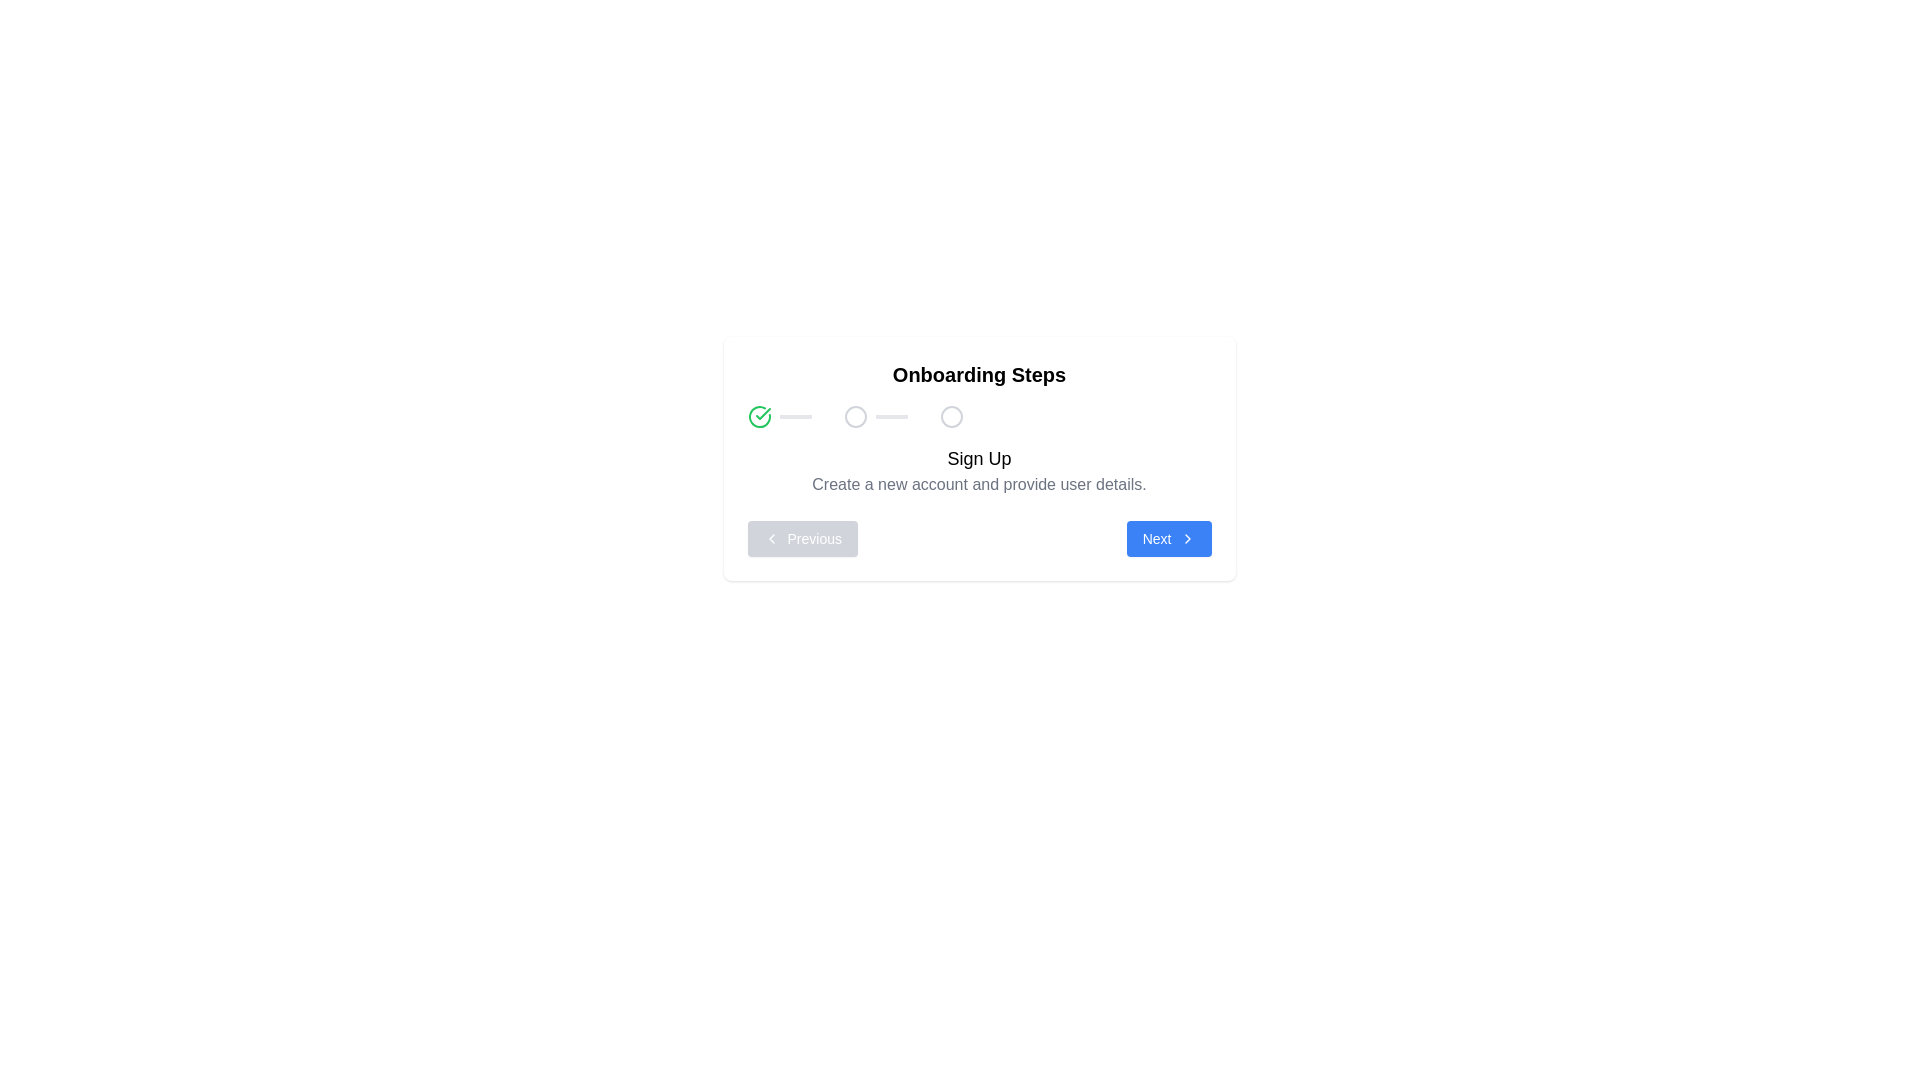  I want to click on the visual status indicator (progress bar segment) which is a narrow rectangular bar with a light gray background, positioned immediately to the right of the first circular step in the onboarding progress indicator section, so click(794, 415).